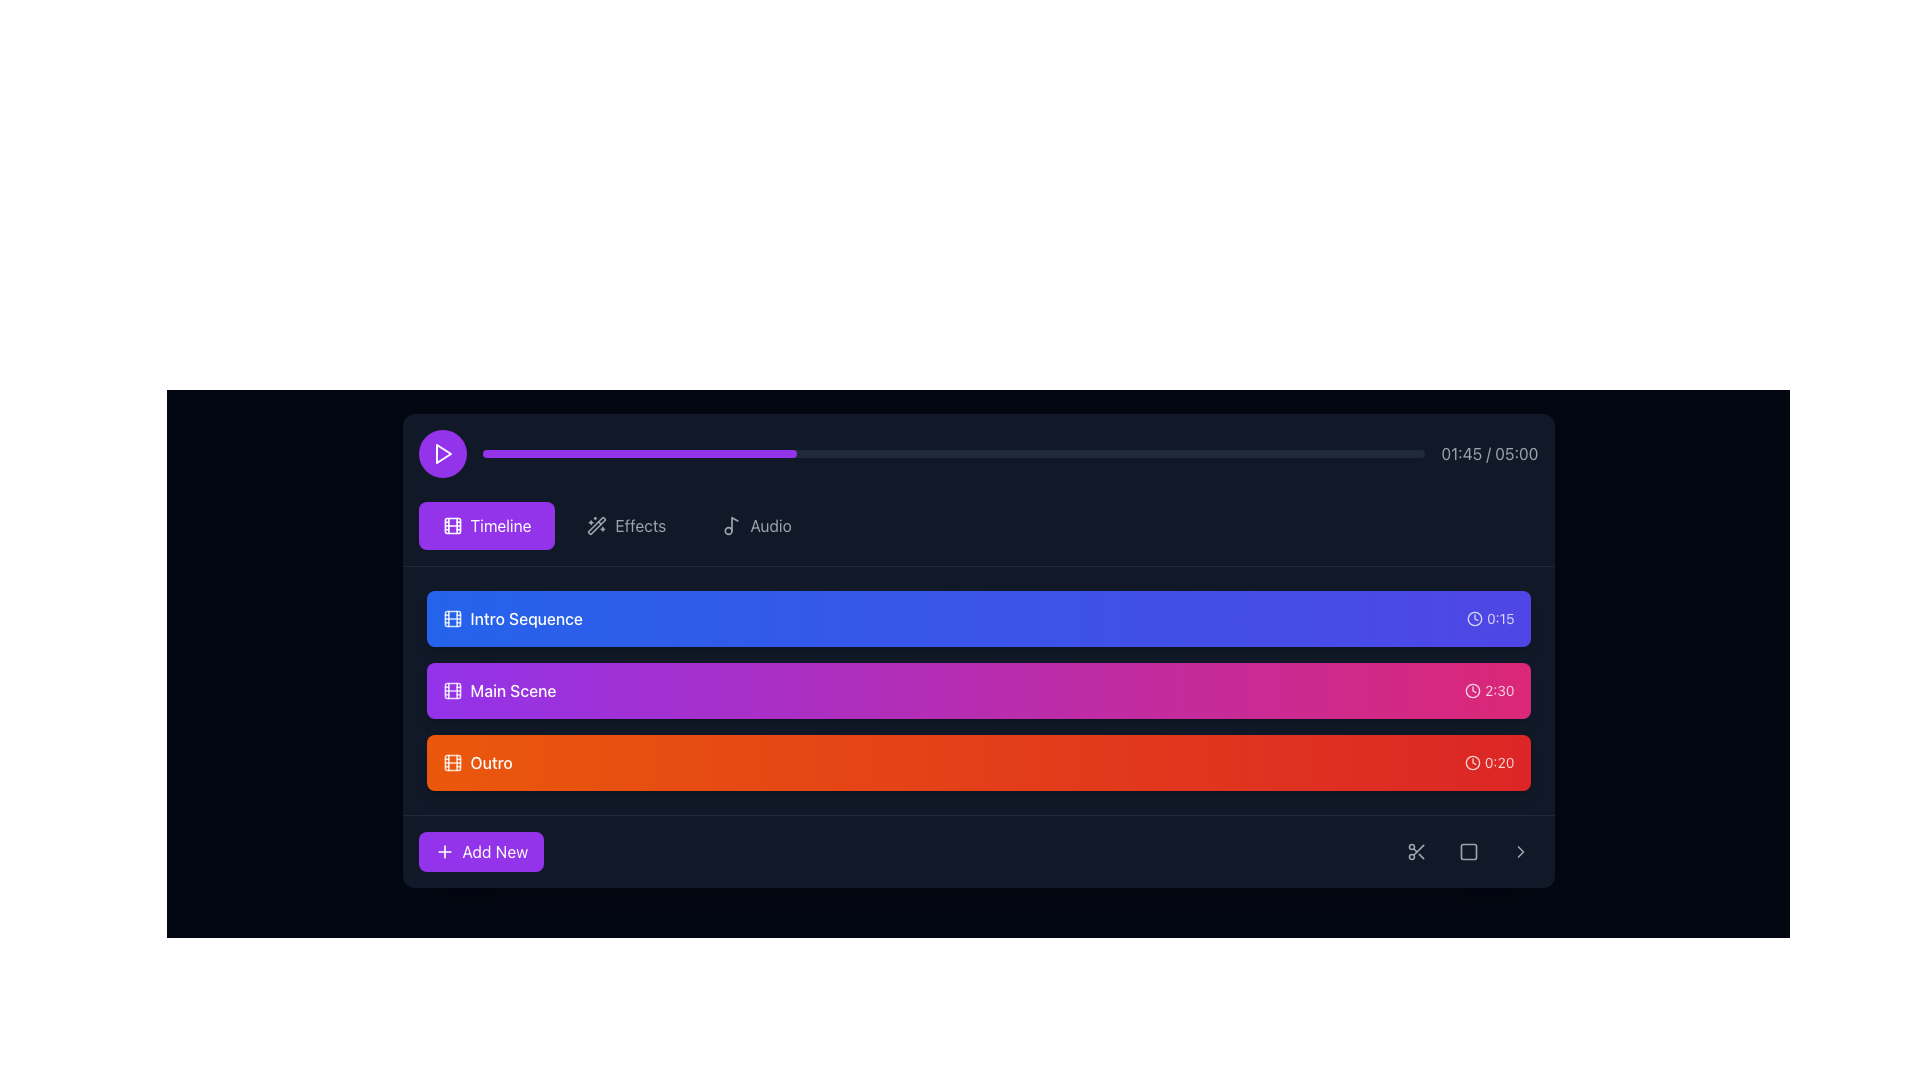 The height and width of the screenshot is (1080, 1920). I want to click on the 'Main Scene' interactive block, so click(978, 689).